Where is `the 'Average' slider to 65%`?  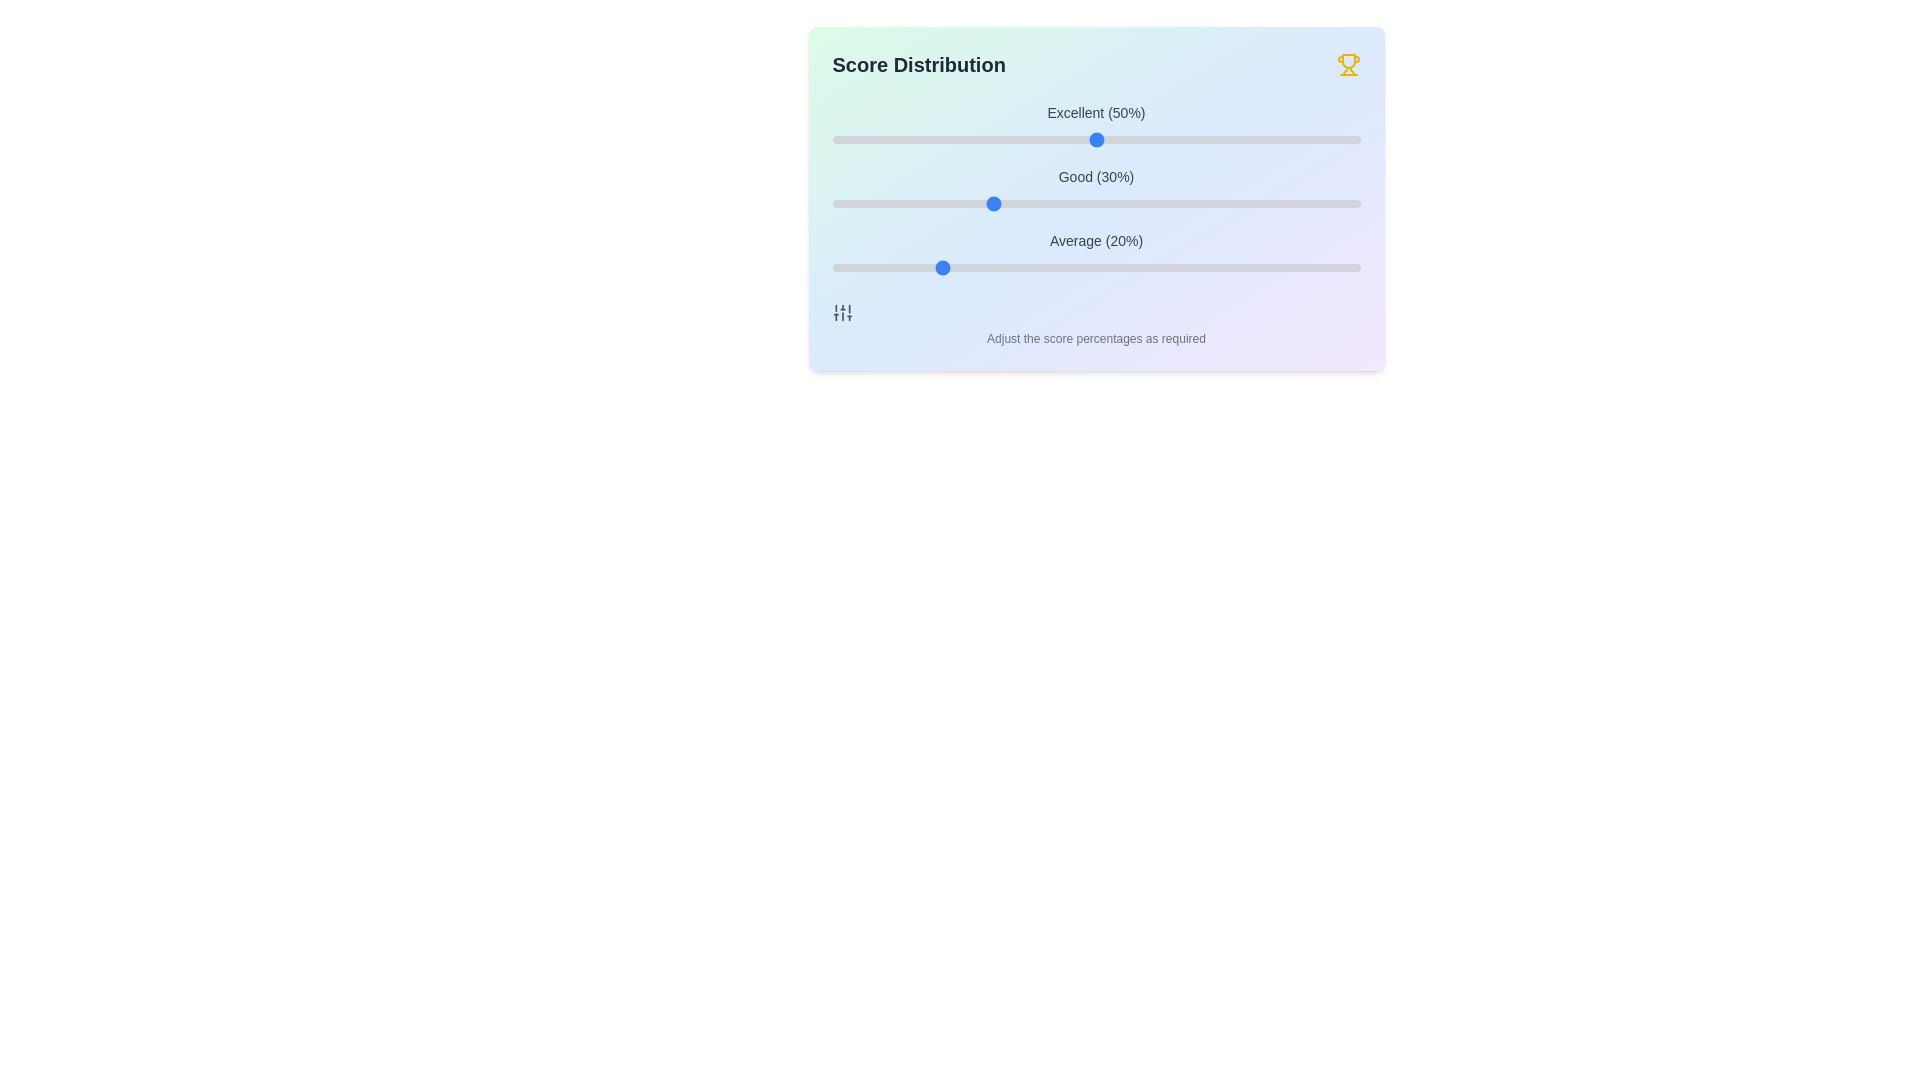
the 'Average' slider to 65% is located at coordinates (1175, 266).